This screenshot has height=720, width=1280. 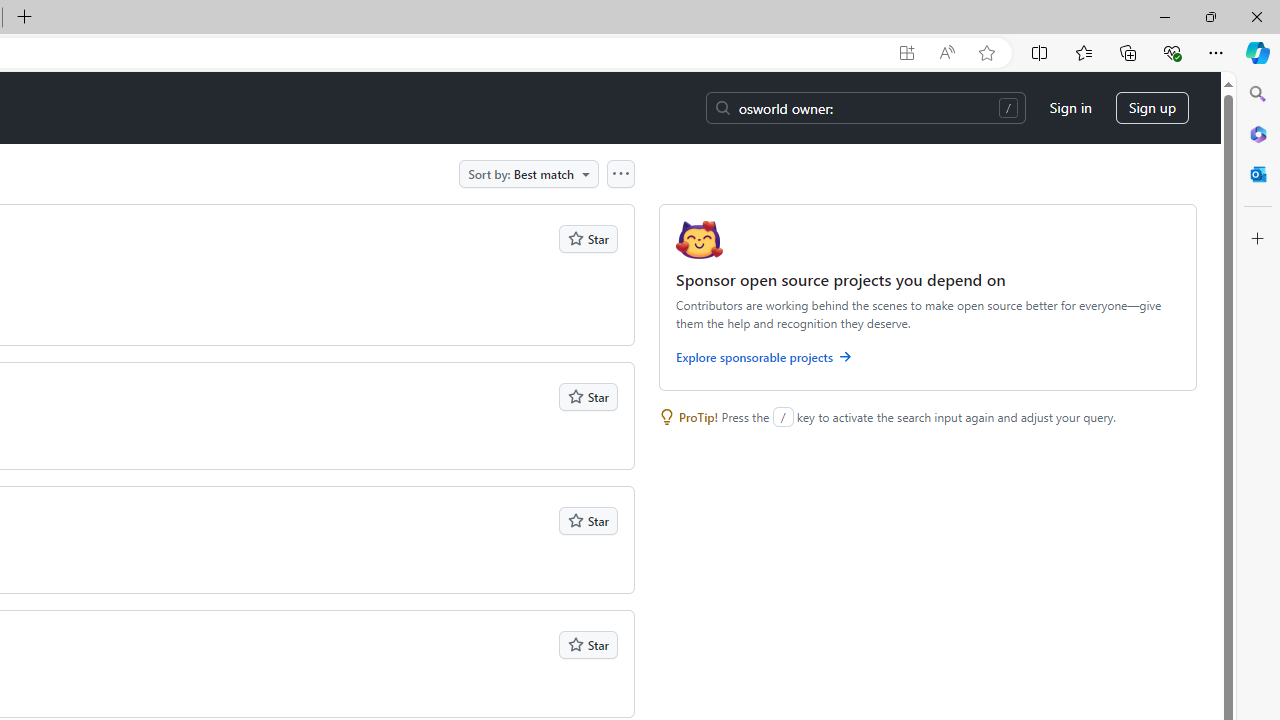 I want to click on 'Sign up', so click(x=1152, y=108).